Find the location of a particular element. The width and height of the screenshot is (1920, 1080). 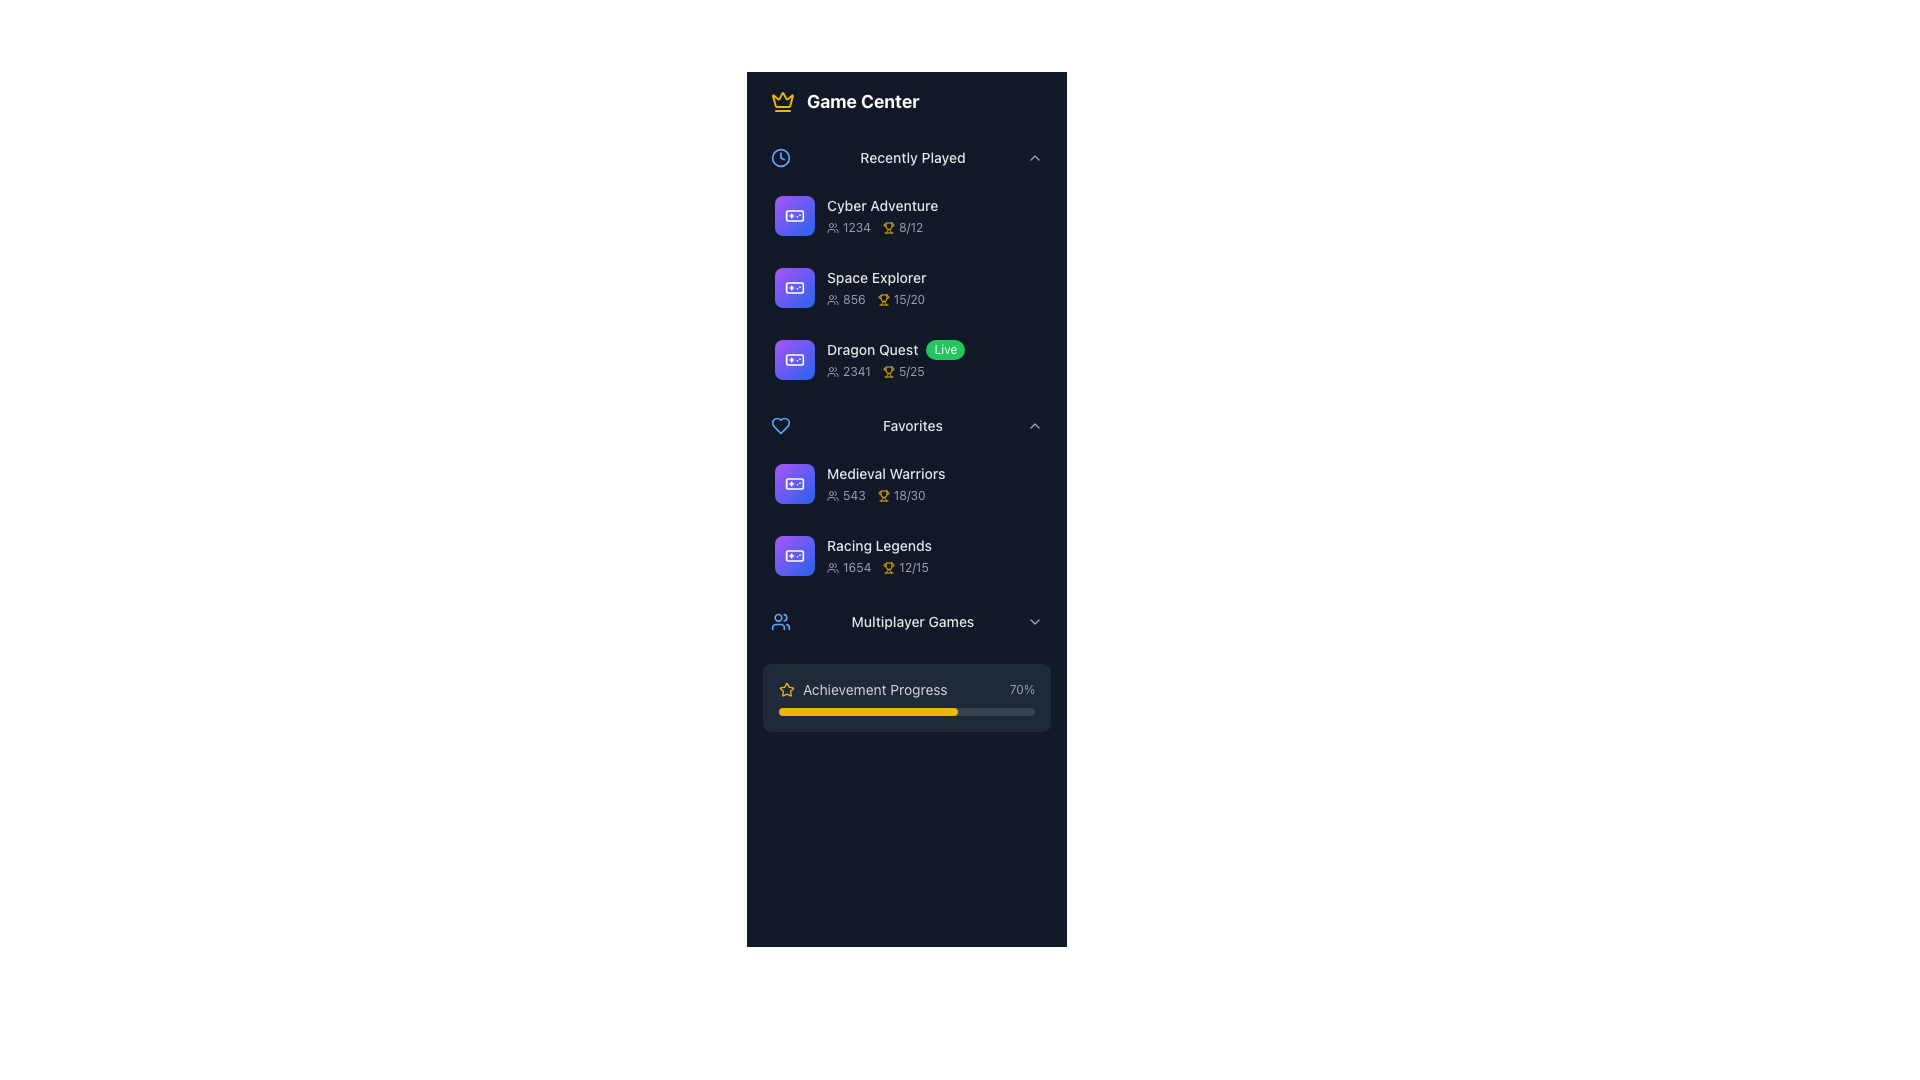

the text label displaying the title of the first game listed in the 'Recently Played' section of the game menu interface is located at coordinates (881, 205).